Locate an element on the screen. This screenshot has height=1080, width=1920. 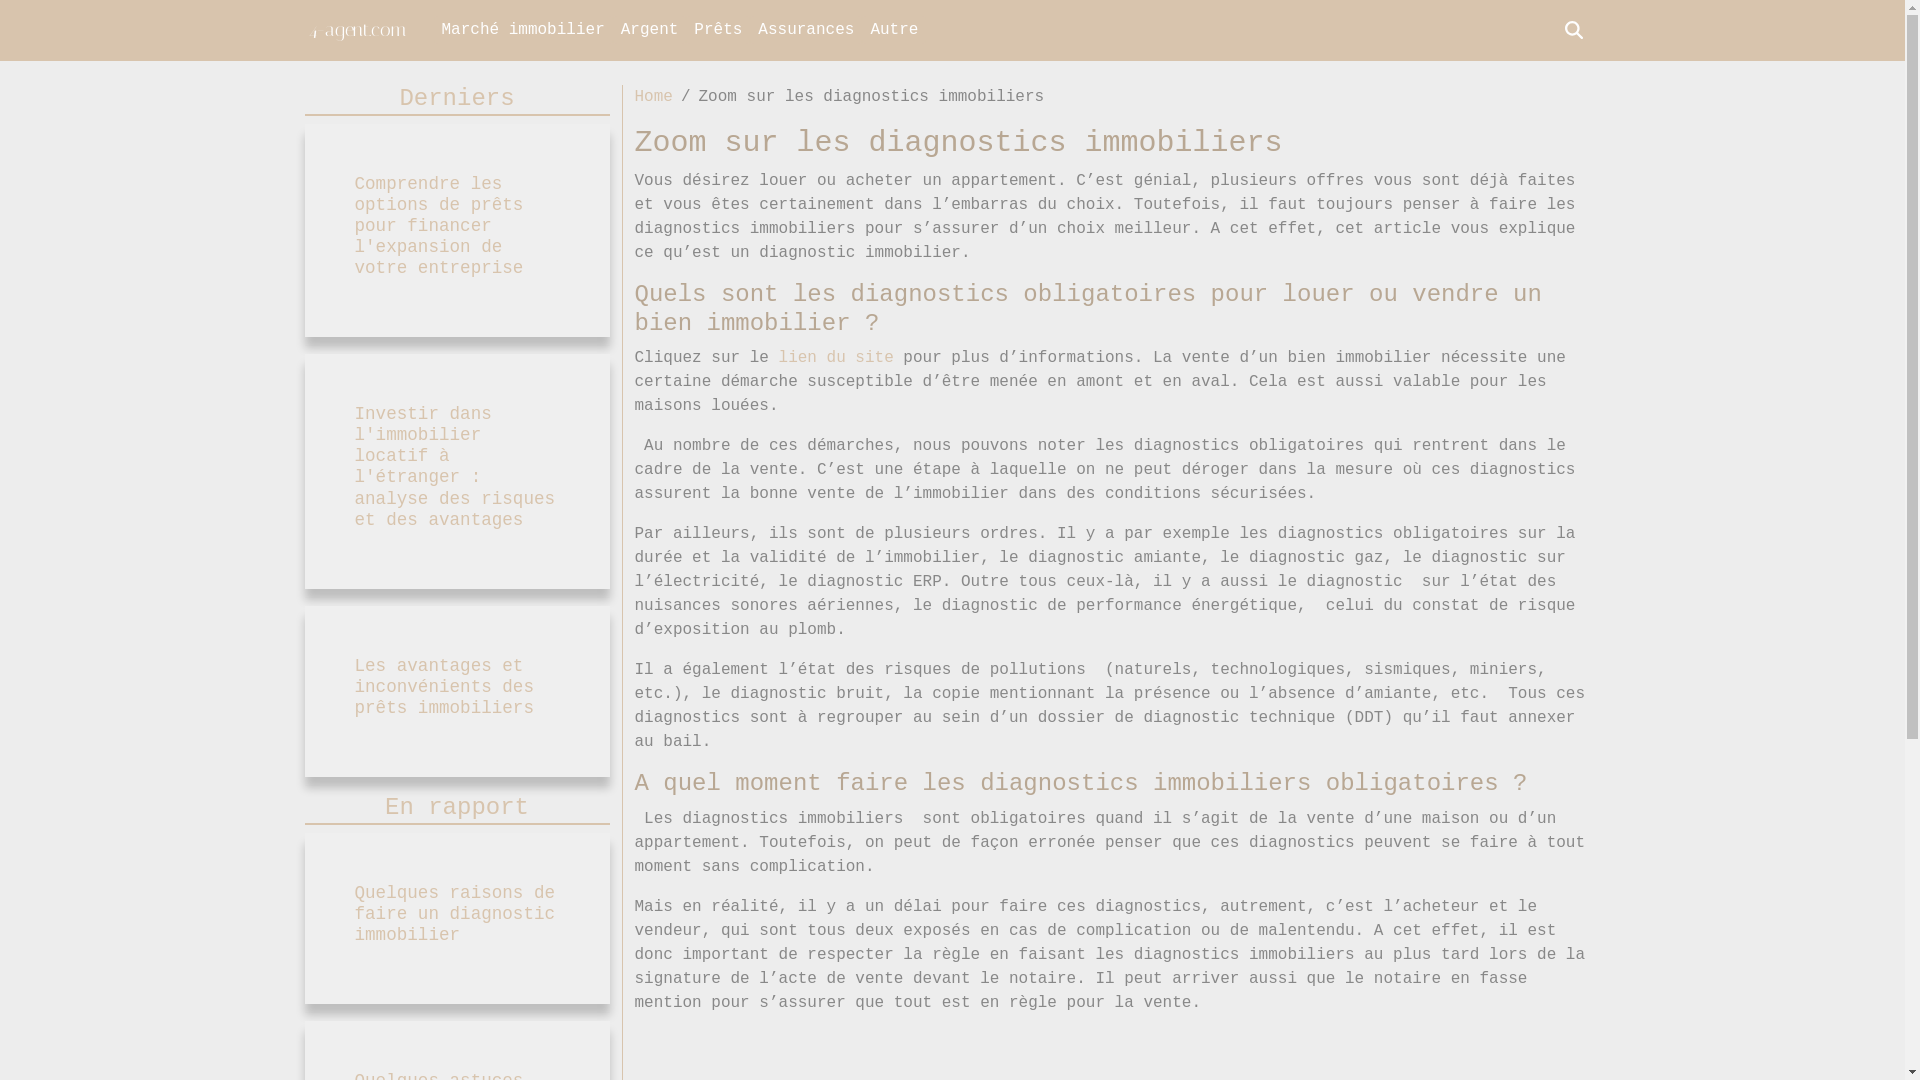
'Autre' is located at coordinates (892, 30).